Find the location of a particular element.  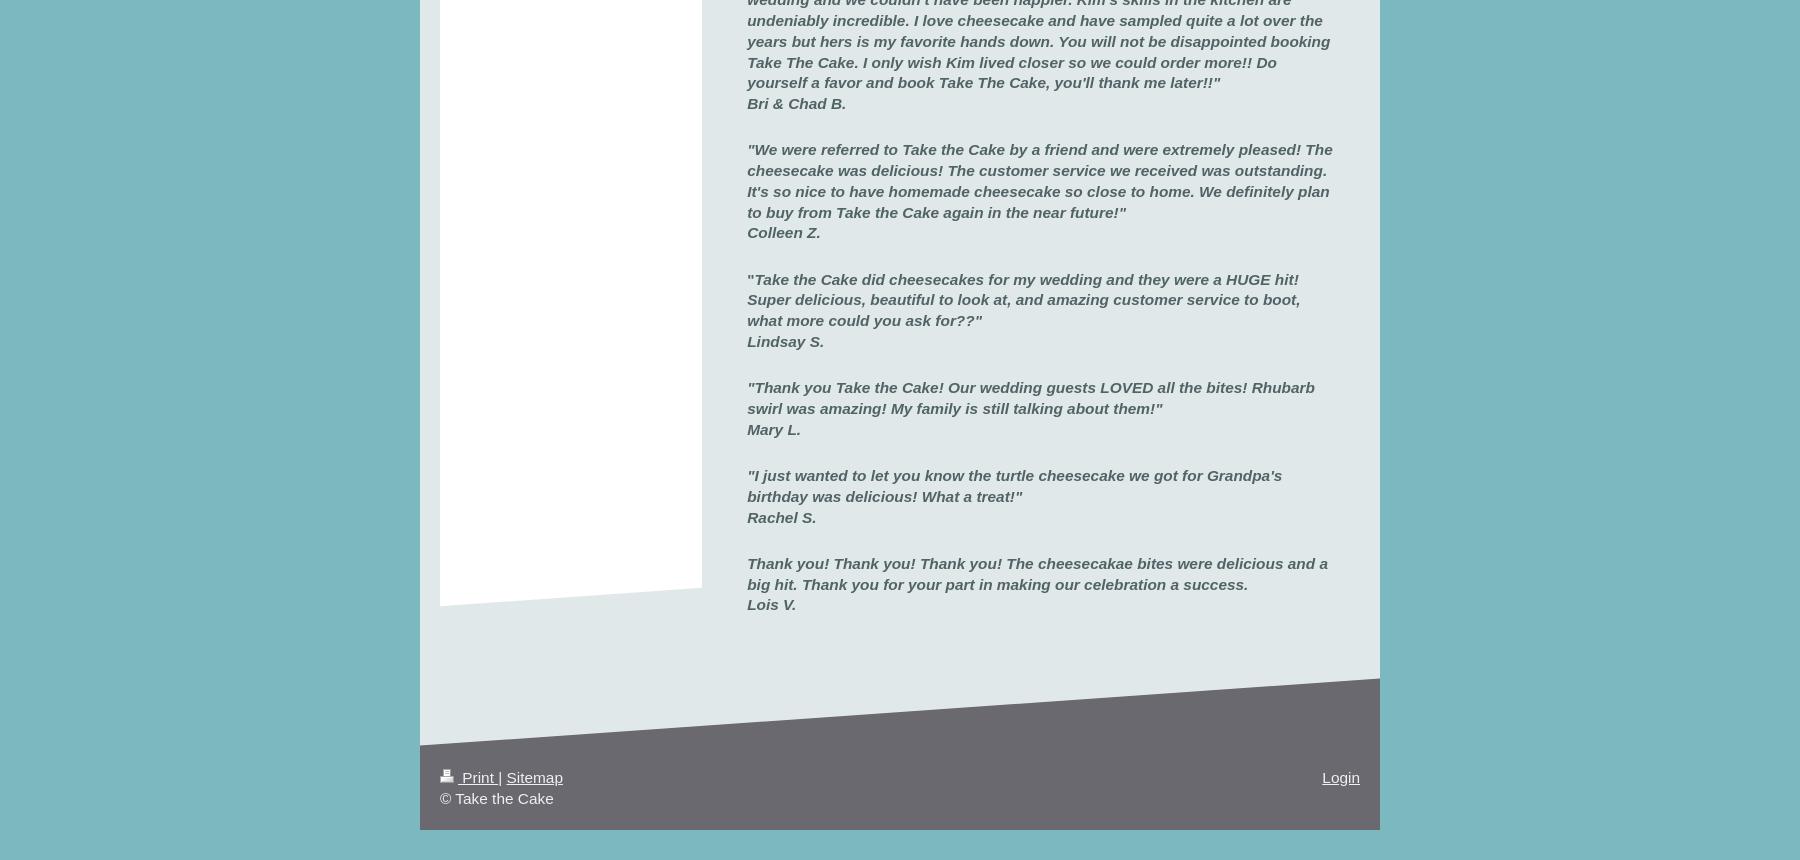

'Take the Cake did cheesecakes for my wedding and they were a HUGE hit! Super delicious, beautiful to look at, and amazing customer service to boot, what more could you ask
for??"' is located at coordinates (1023, 298).